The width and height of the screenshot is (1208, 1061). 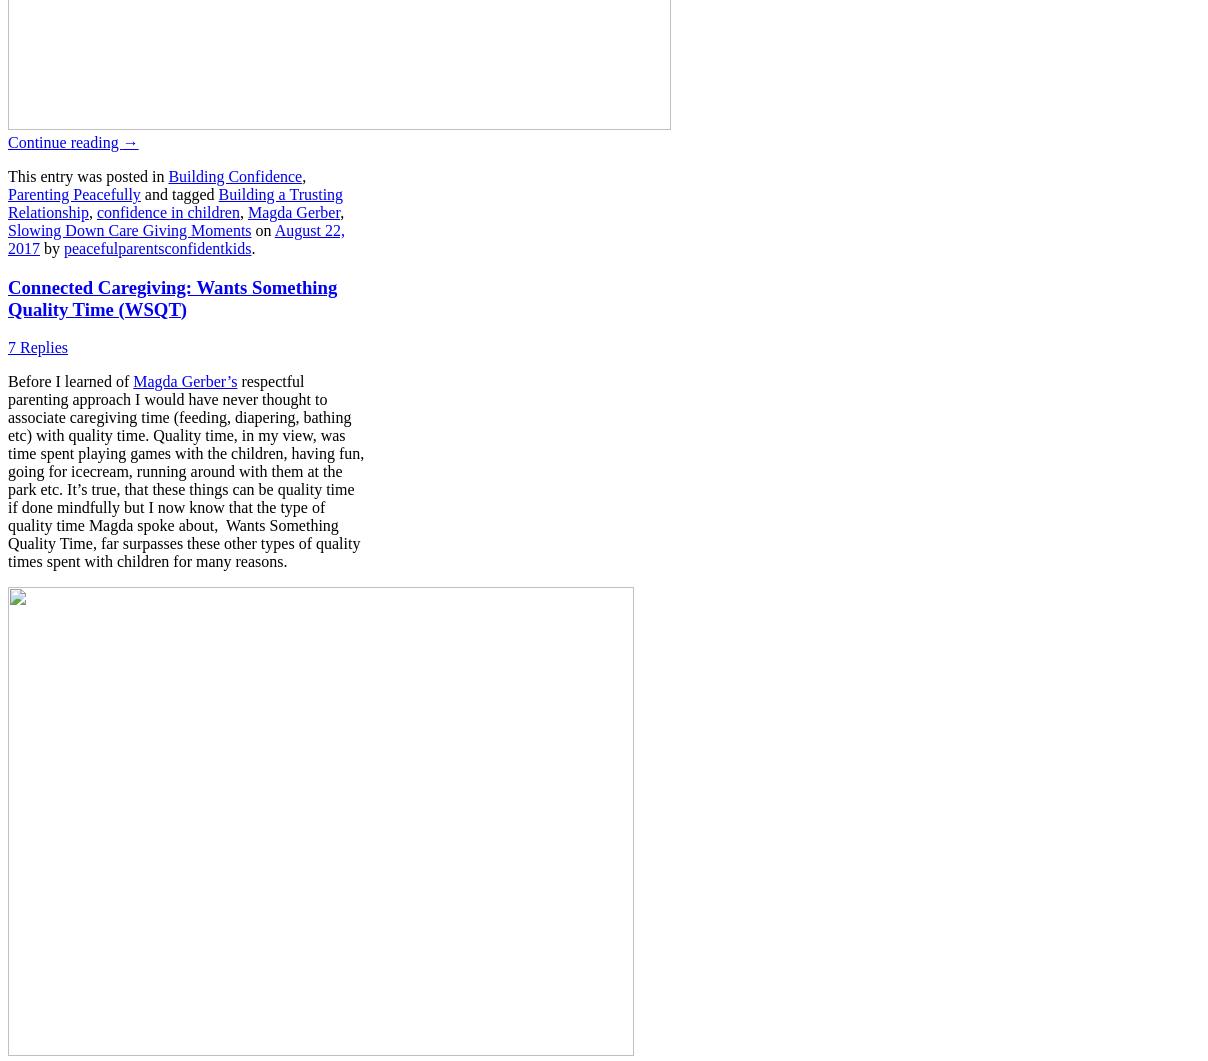 What do you see at coordinates (6, 228) in the screenshot?
I see `'Slowing Down Care Giving Moments'` at bounding box center [6, 228].